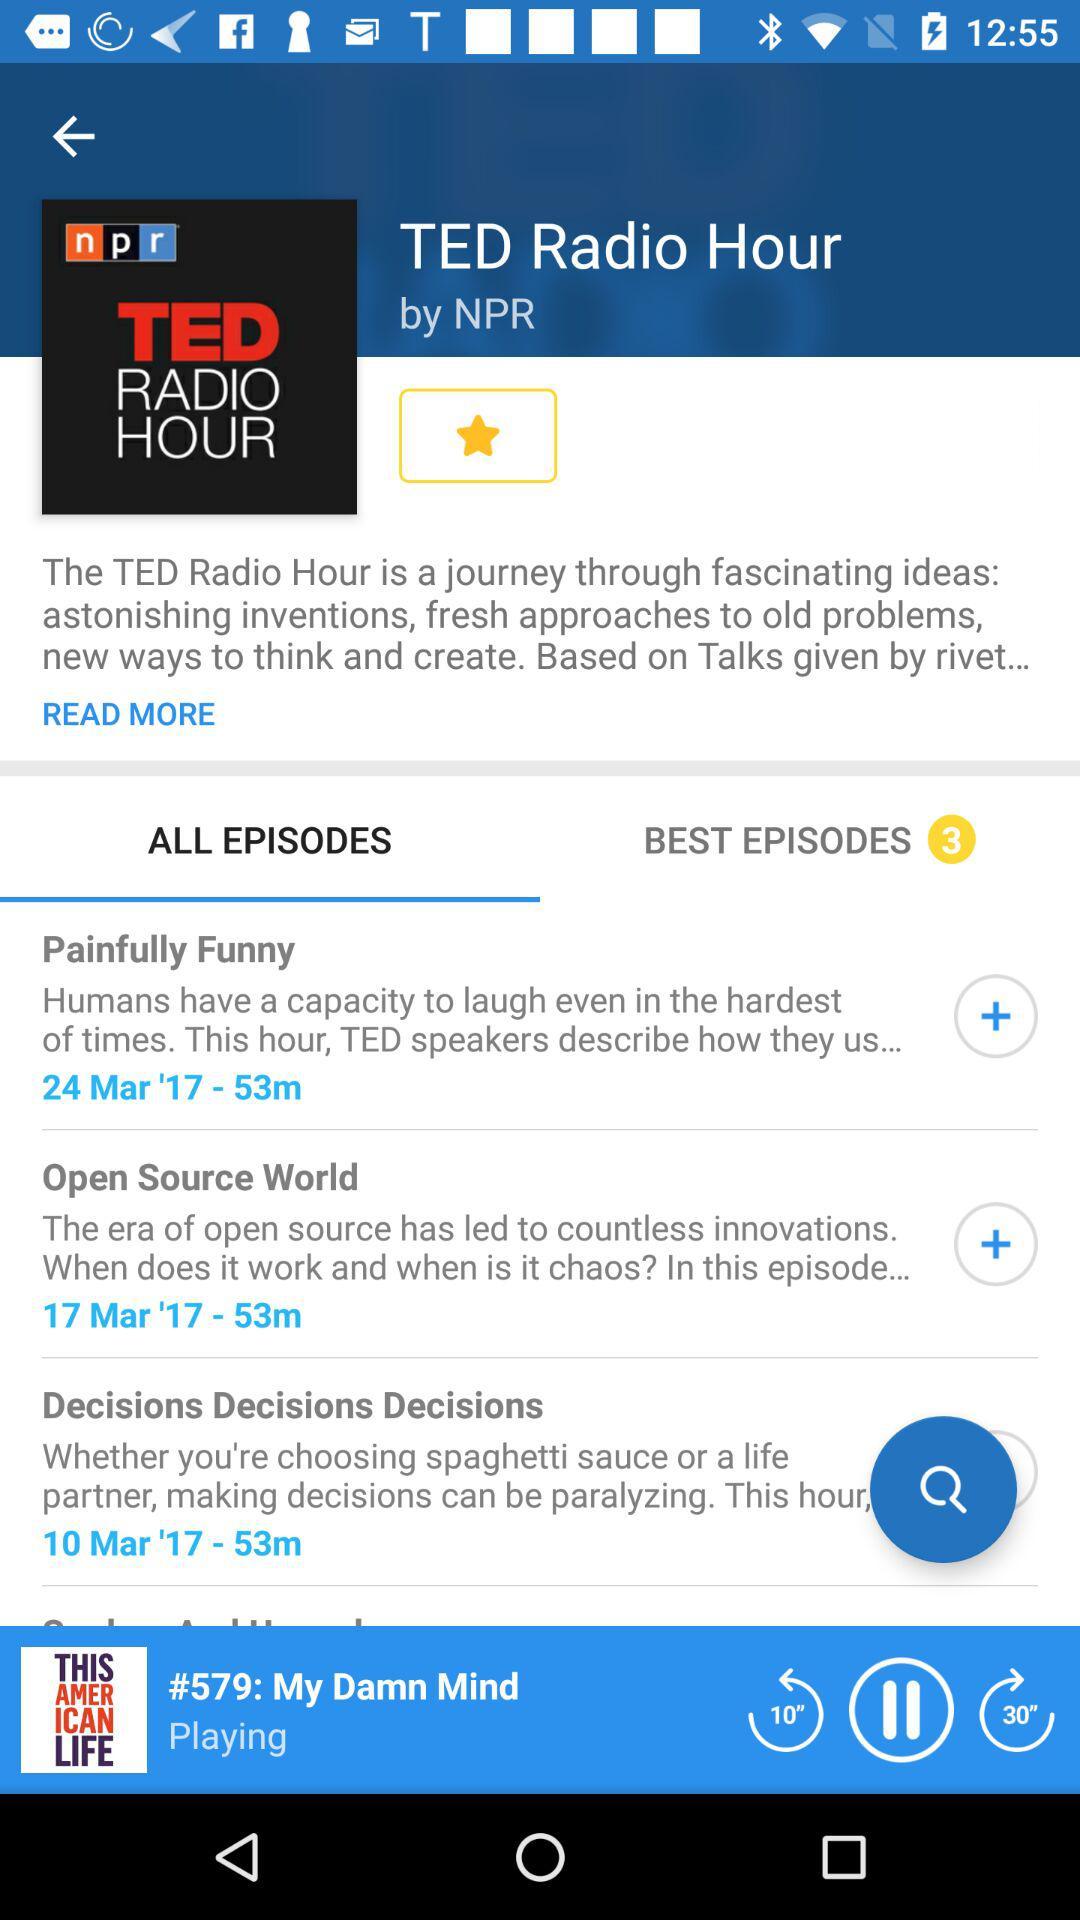 This screenshot has height=1920, width=1080. Describe the element at coordinates (995, 1016) in the screenshot. I see `this to queue` at that location.